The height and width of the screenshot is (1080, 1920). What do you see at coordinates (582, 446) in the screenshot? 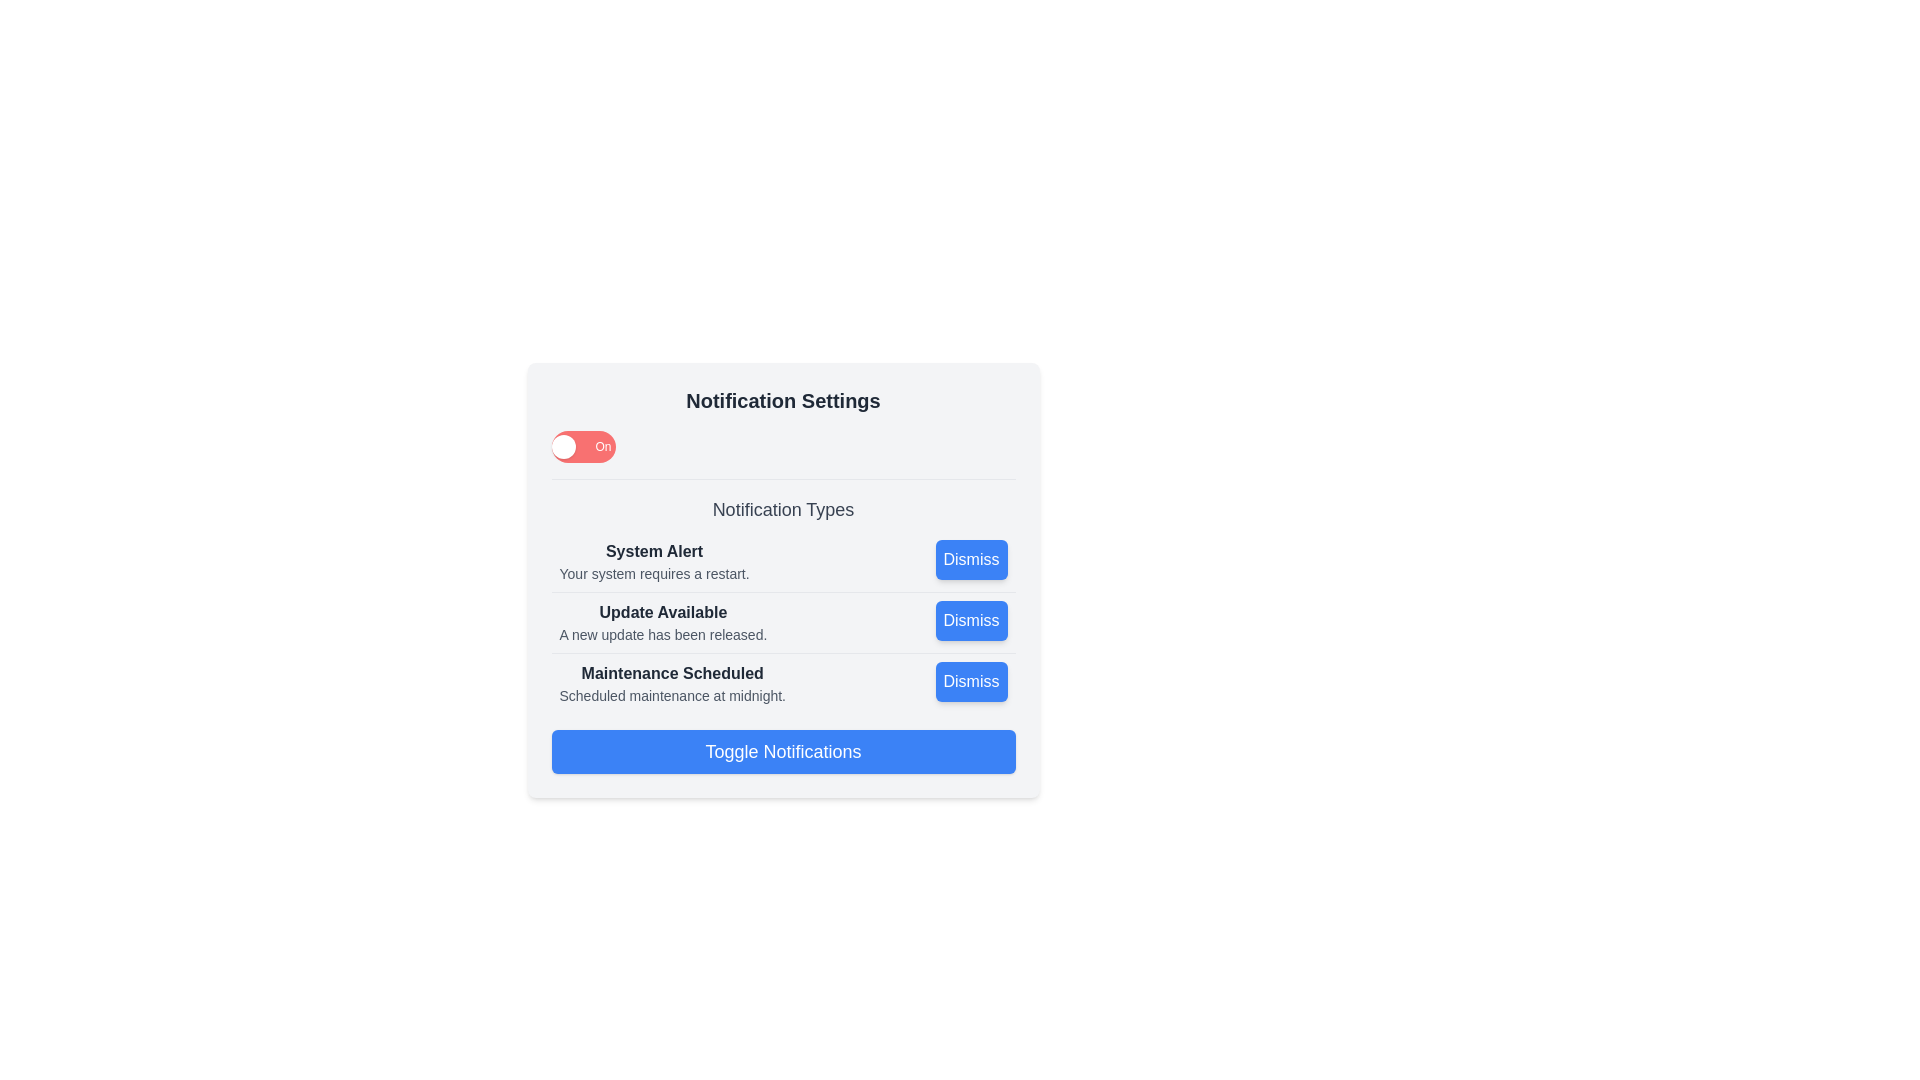
I see `the toggle switch with a red background and a white circular handle, located beneath 'Notification Settings' and above 'Notification Types', to receive additional visual feedback` at bounding box center [582, 446].